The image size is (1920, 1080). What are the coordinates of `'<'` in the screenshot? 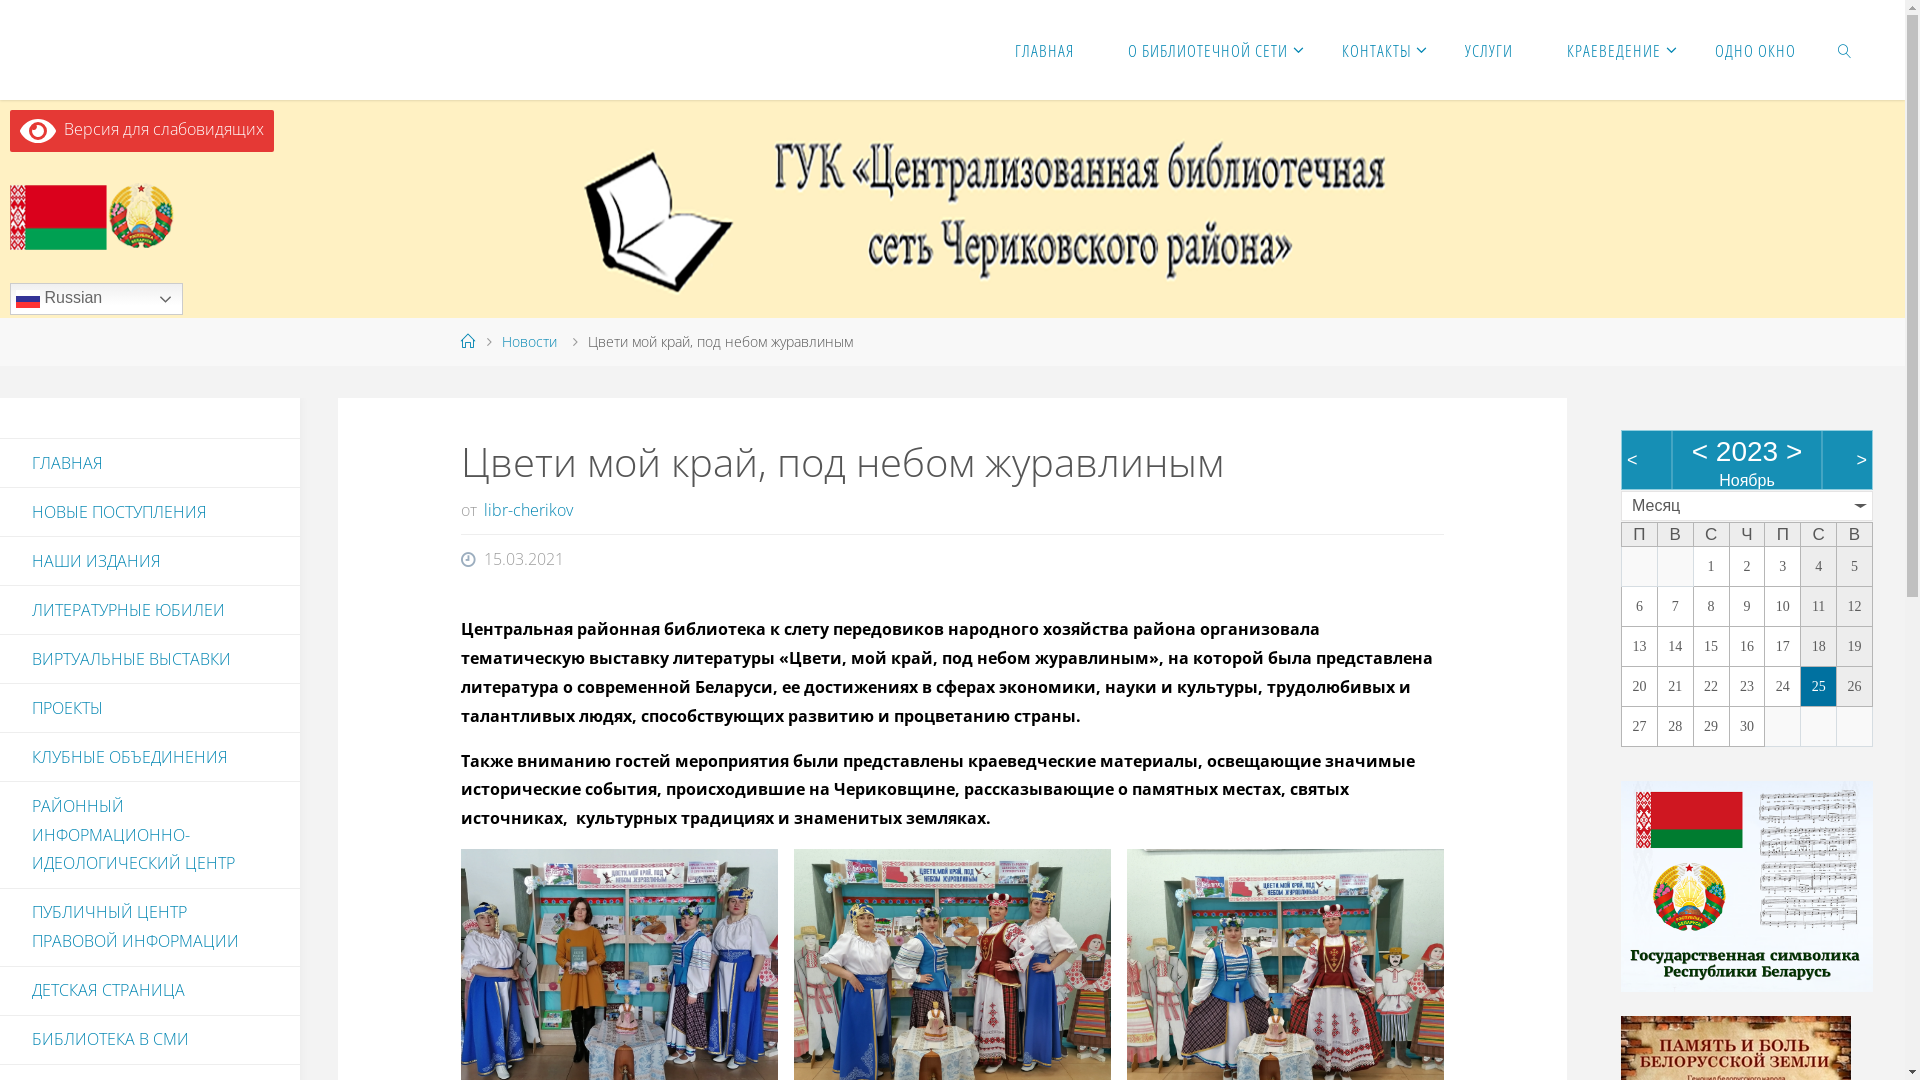 It's located at (1632, 459).